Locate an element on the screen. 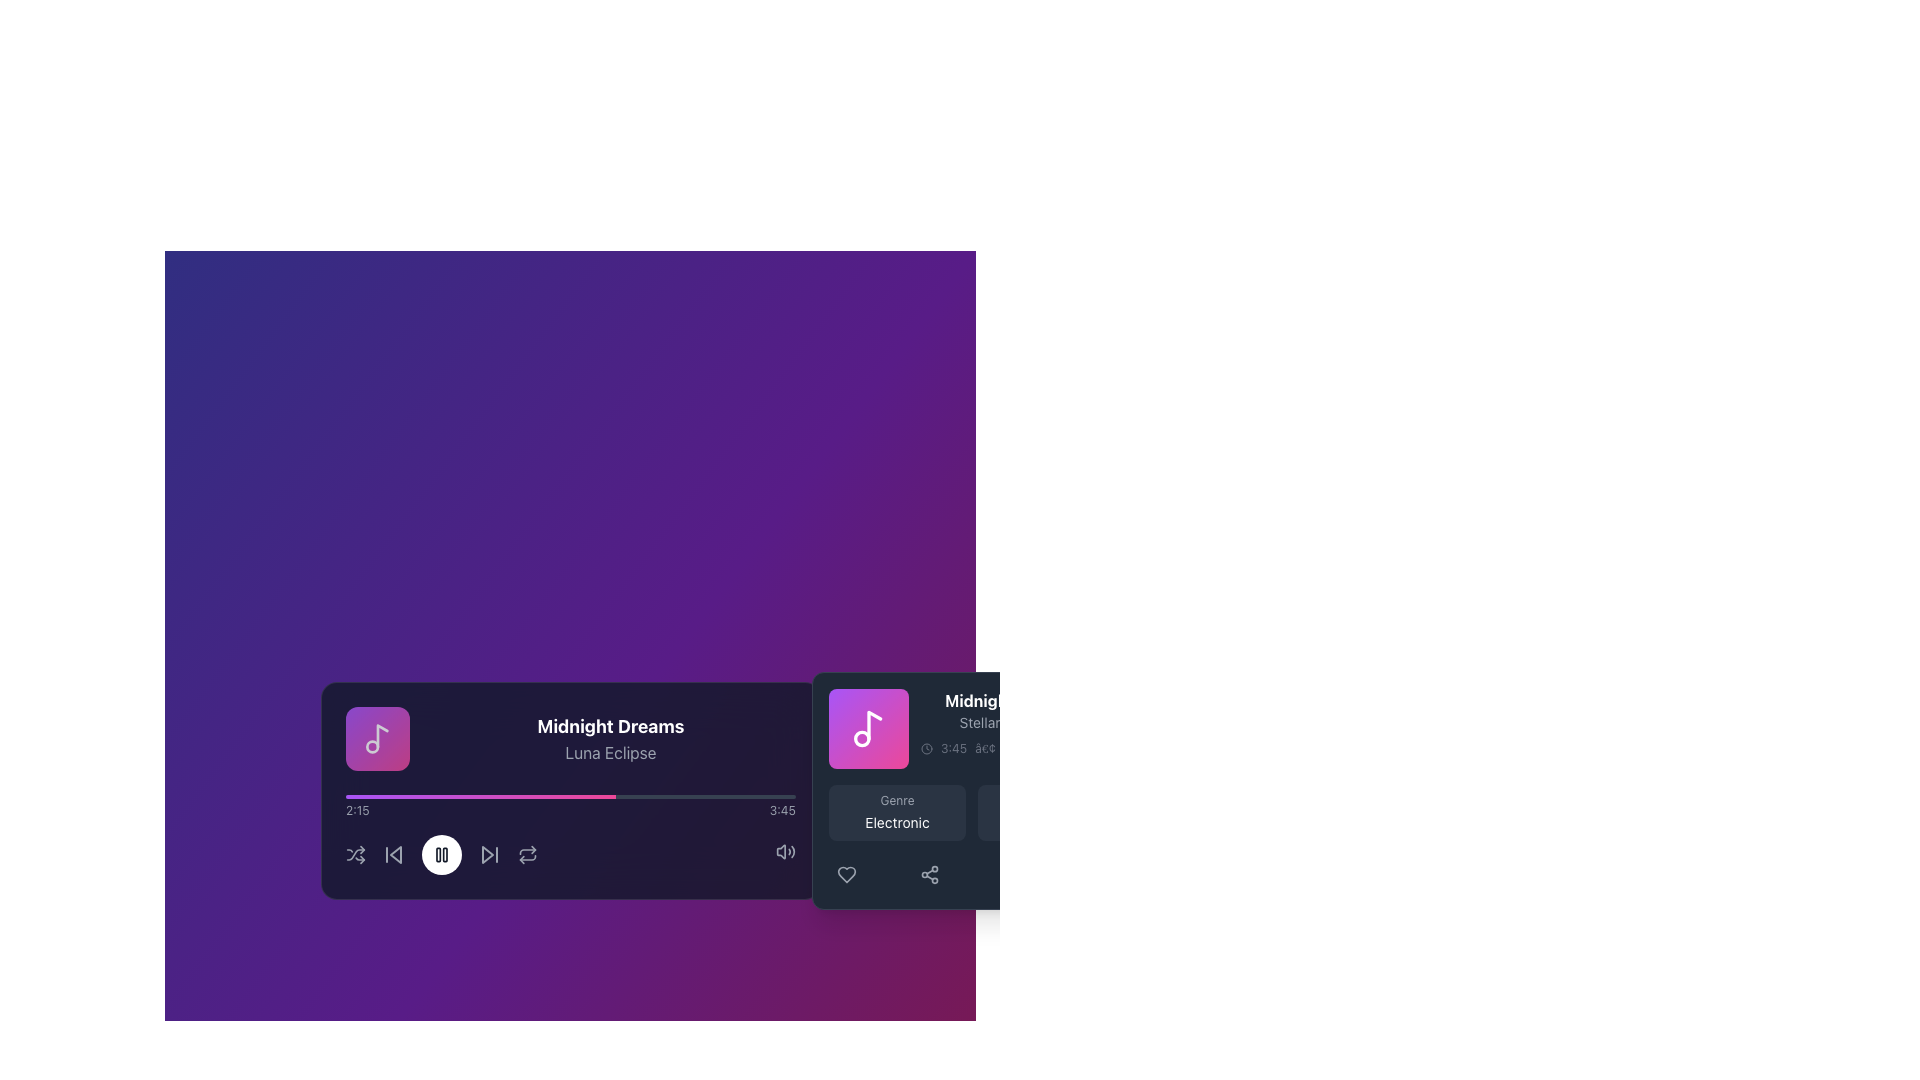 This screenshot has height=1080, width=1920. text displayed in the text block titled 'Midnight Dreams' with the subtitle 'Luna Eclipse', which is centered within a dark background in a media player interface is located at coordinates (609, 739).